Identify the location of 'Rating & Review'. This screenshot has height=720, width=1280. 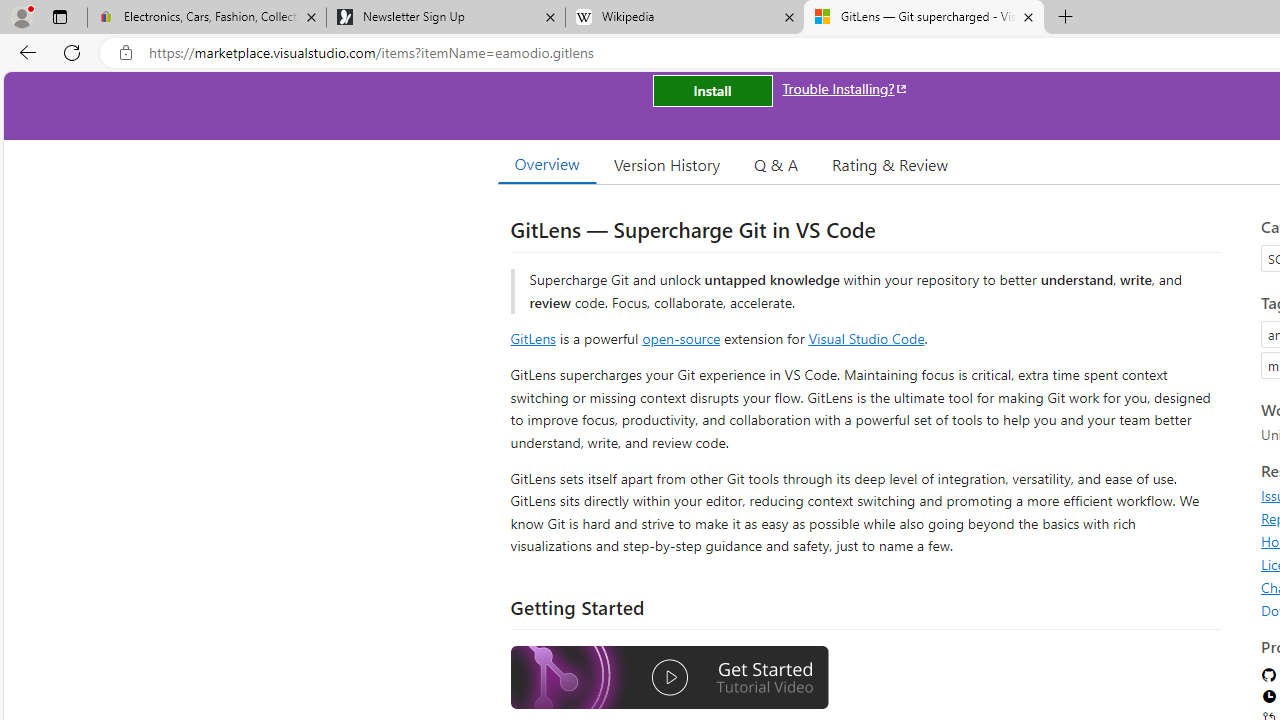
(889, 163).